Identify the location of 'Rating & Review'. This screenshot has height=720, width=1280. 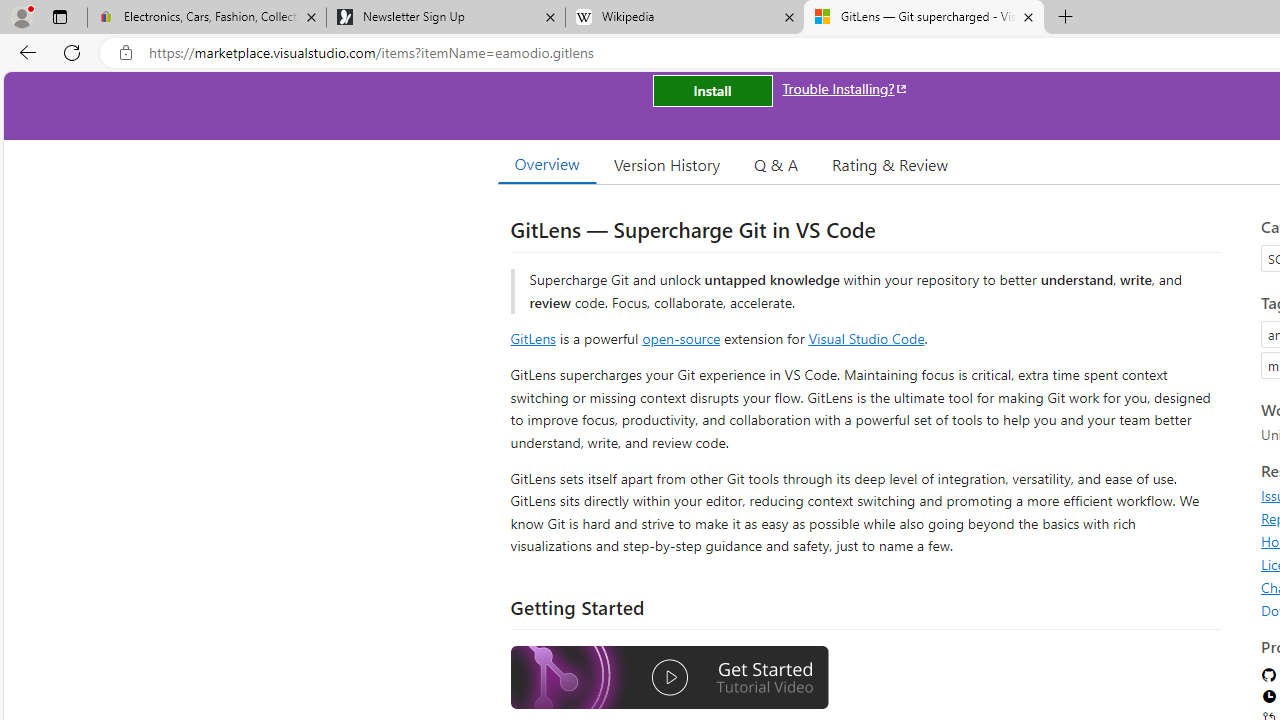
(889, 163).